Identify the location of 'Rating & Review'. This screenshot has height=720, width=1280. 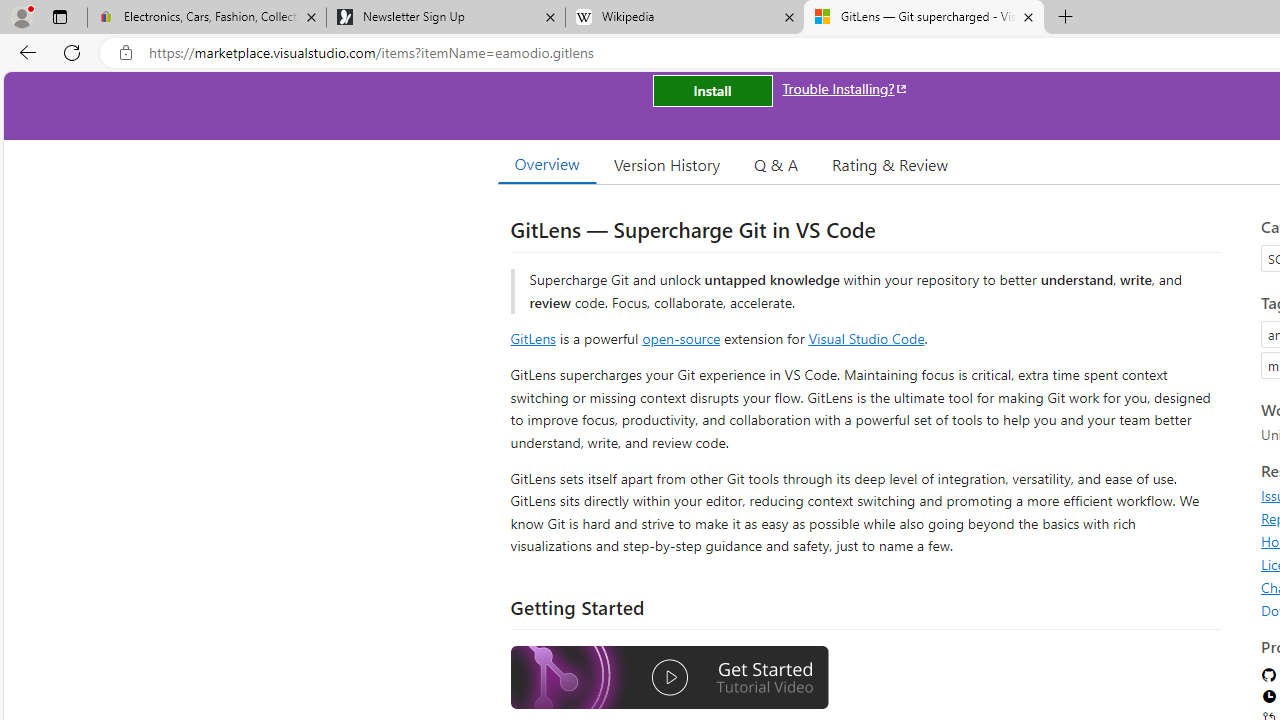
(889, 163).